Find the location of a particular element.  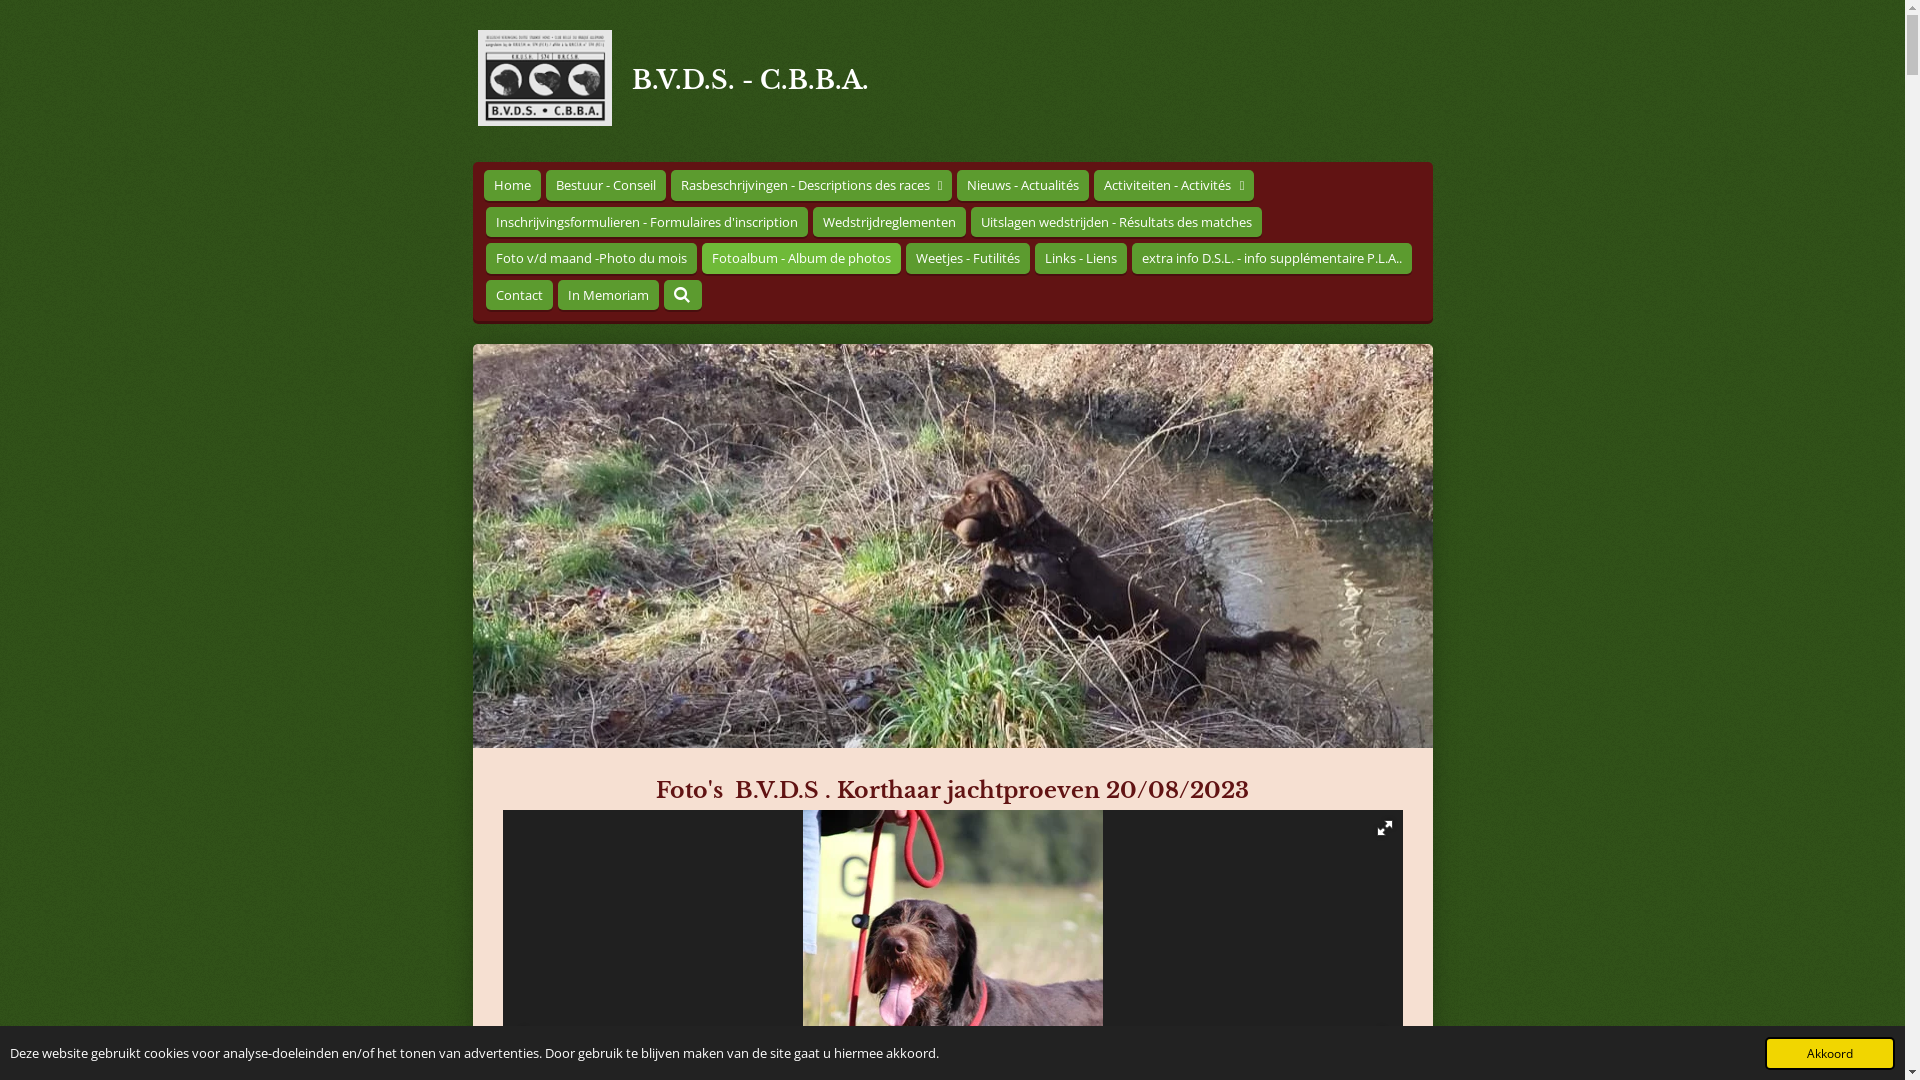

'Links - Liens' is located at coordinates (1079, 257).